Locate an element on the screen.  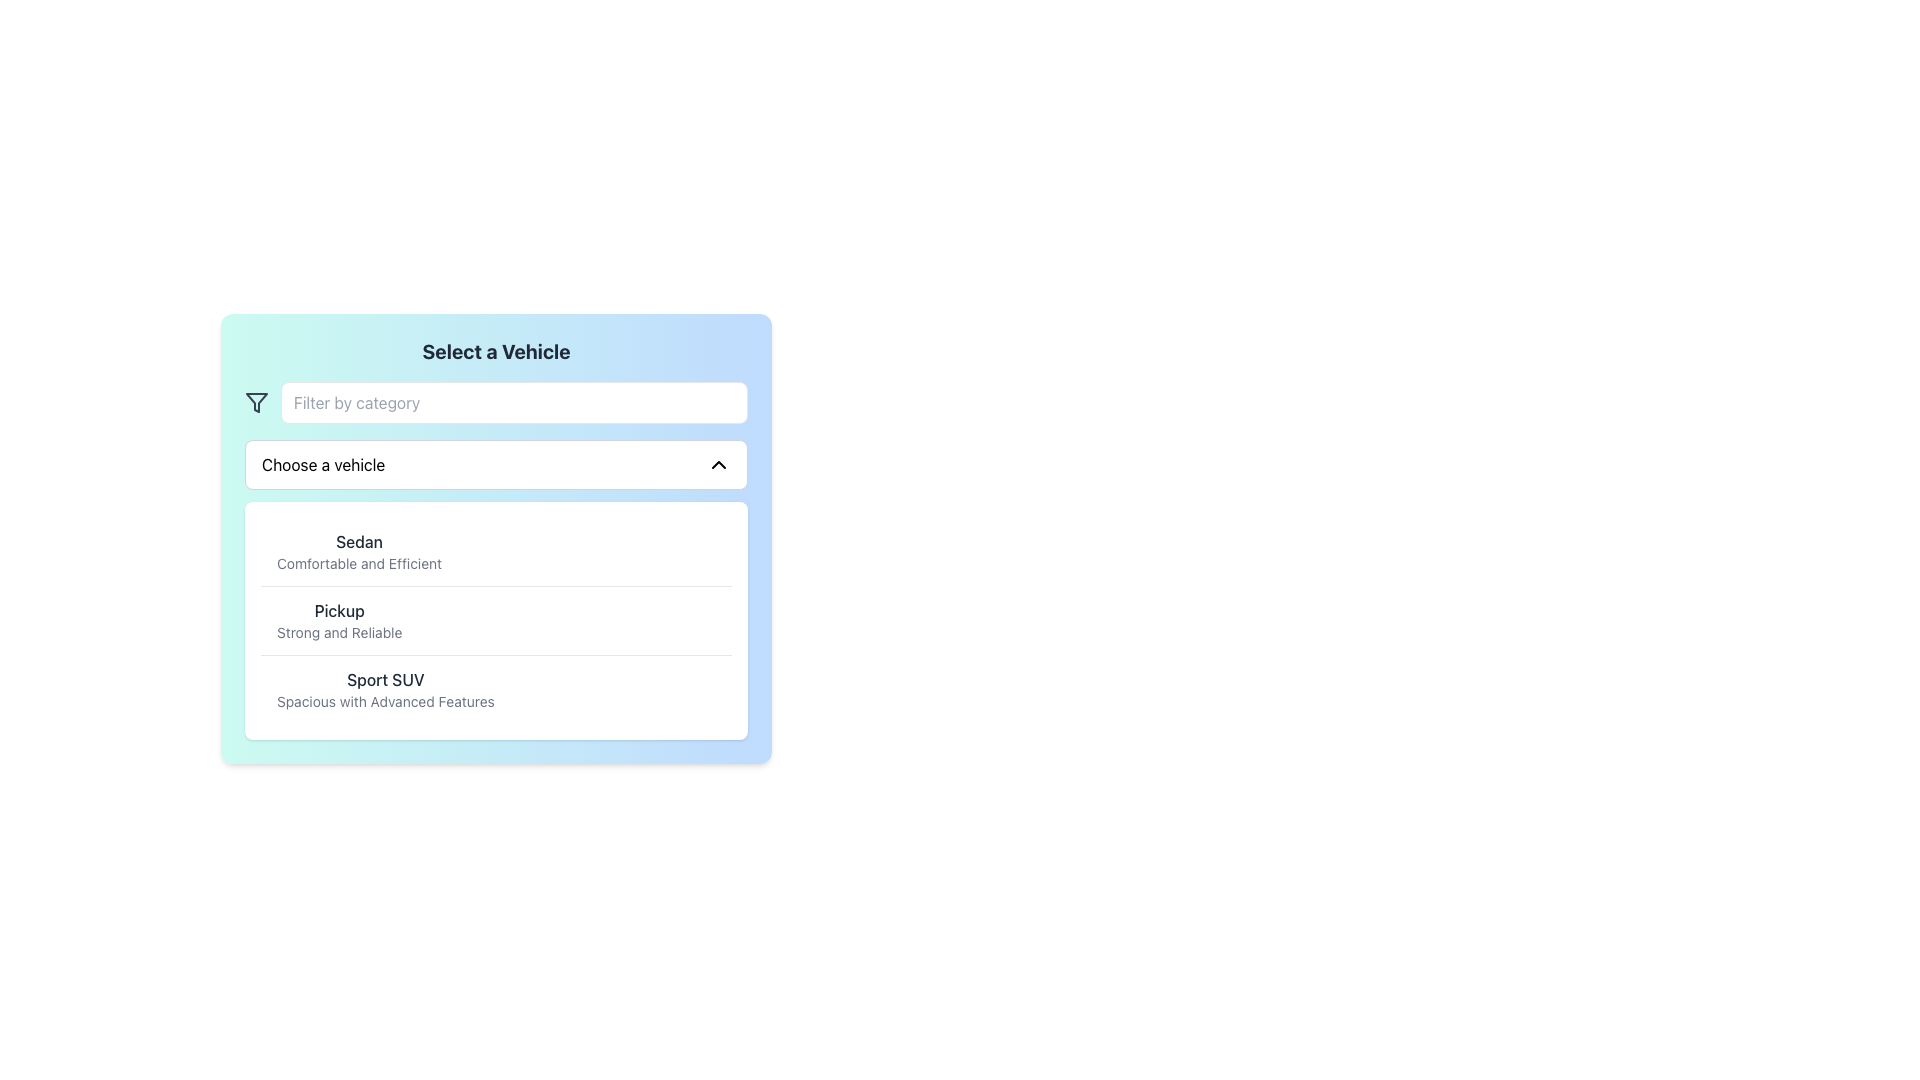
the 'Pickup' button-like list item is located at coordinates (496, 620).